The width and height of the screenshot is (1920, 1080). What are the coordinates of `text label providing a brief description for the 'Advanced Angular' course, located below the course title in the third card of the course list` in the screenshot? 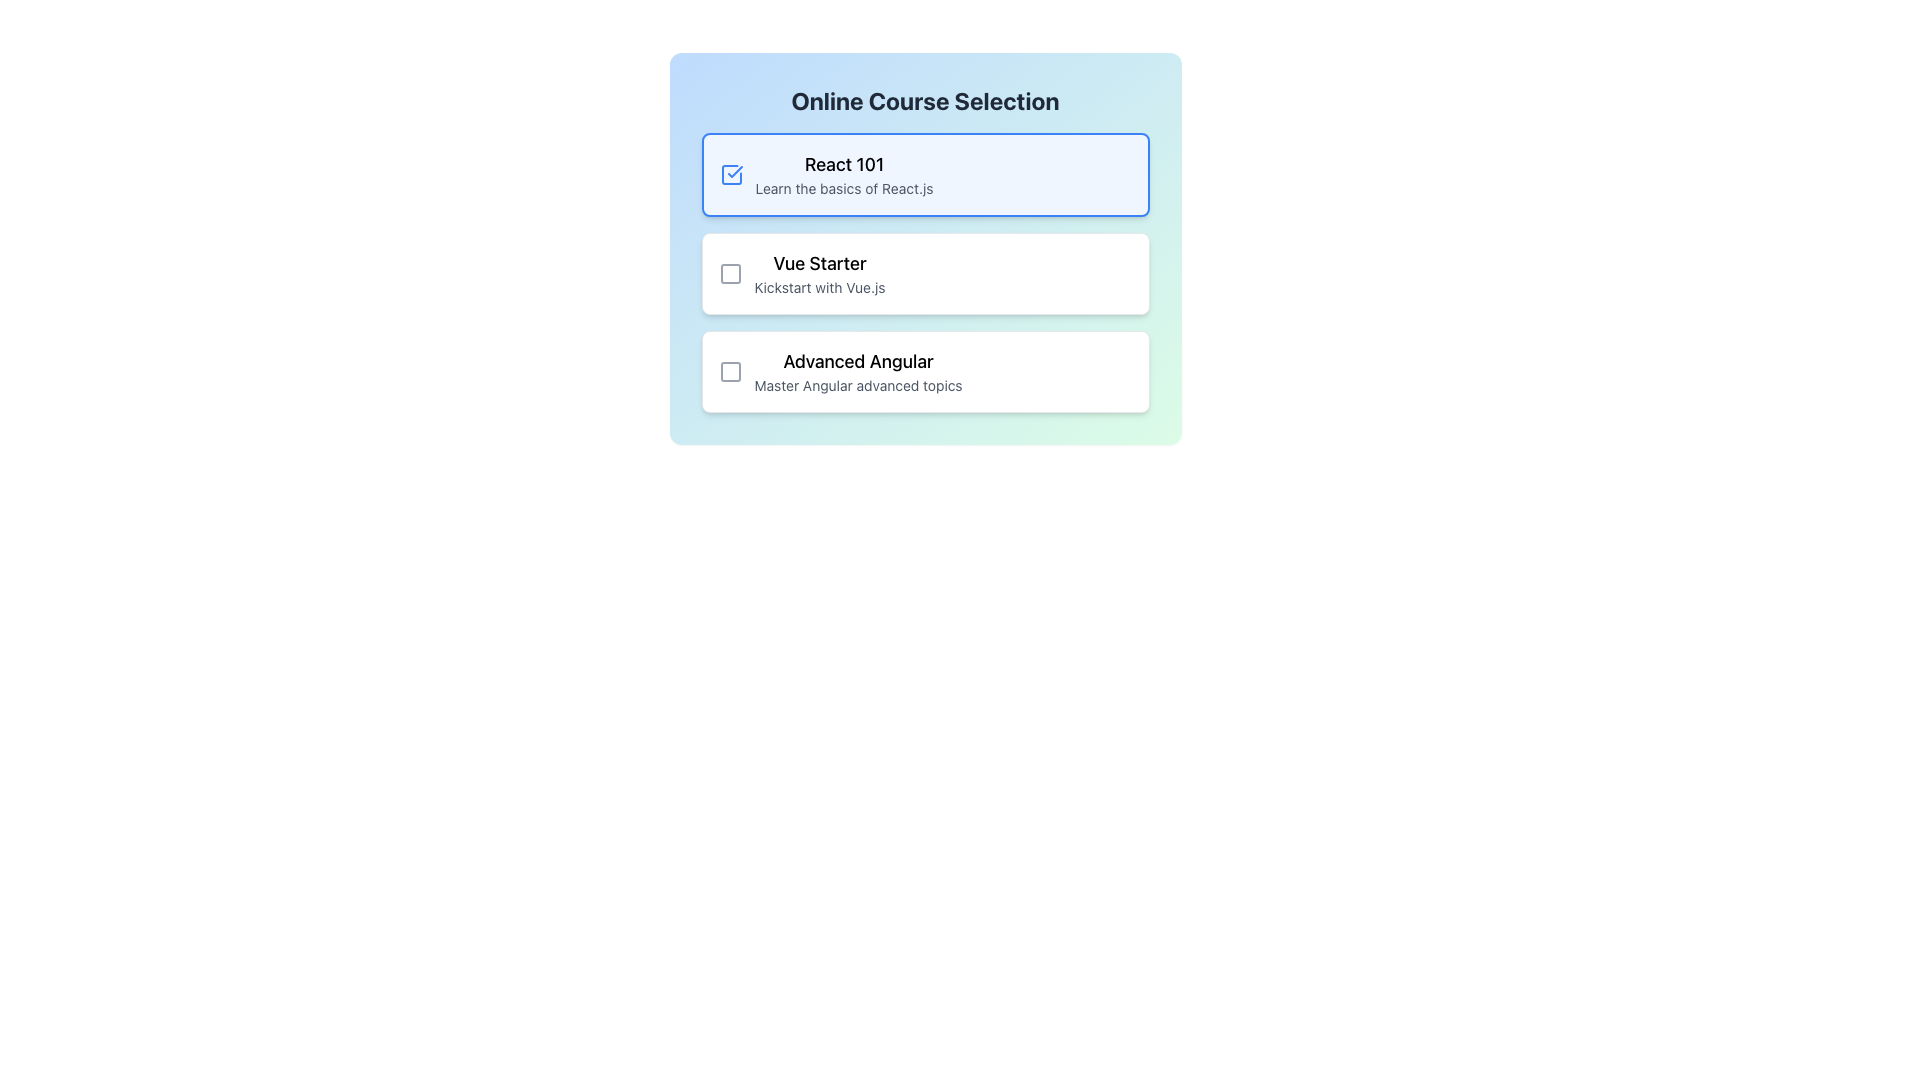 It's located at (858, 385).